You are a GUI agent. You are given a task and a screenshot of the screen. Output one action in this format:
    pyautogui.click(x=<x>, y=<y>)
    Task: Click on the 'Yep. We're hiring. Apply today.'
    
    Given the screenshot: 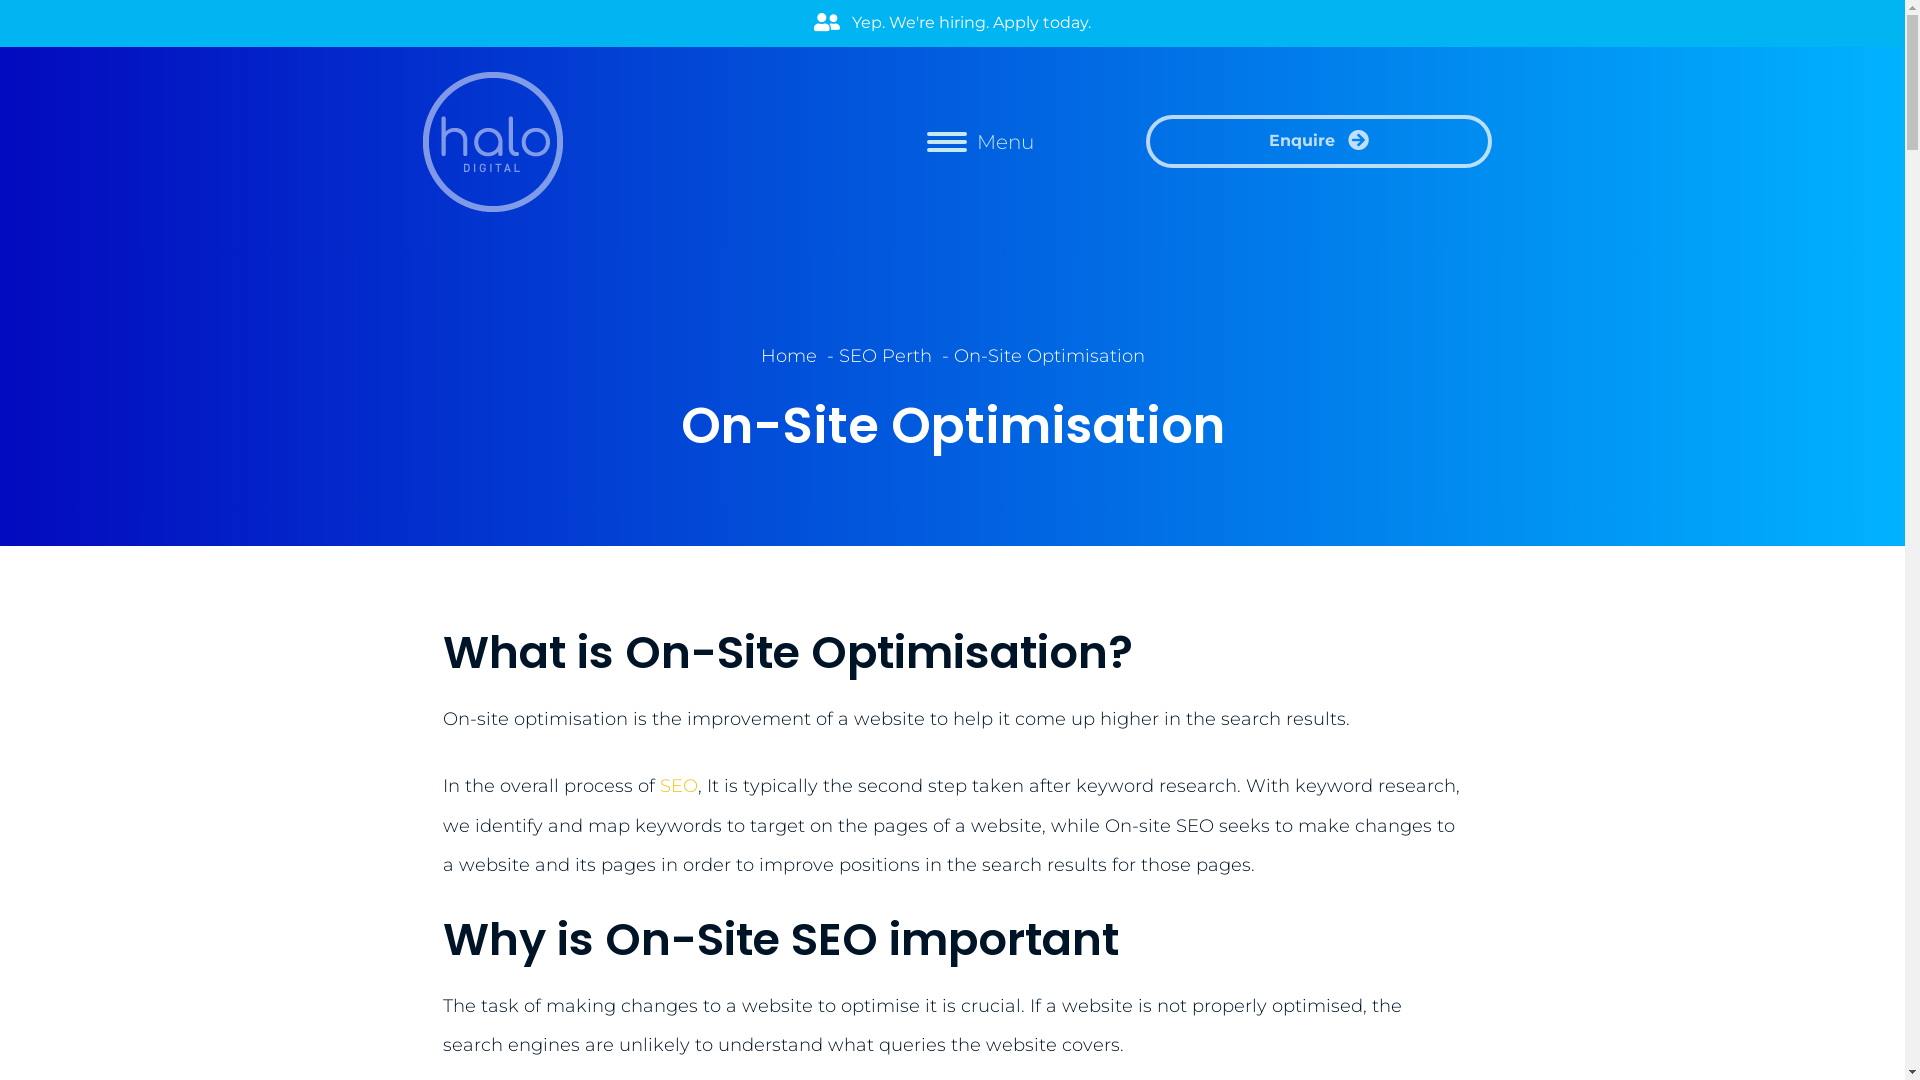 What is the action you would take?
    pyautogui.click(x=951, y=23)
    